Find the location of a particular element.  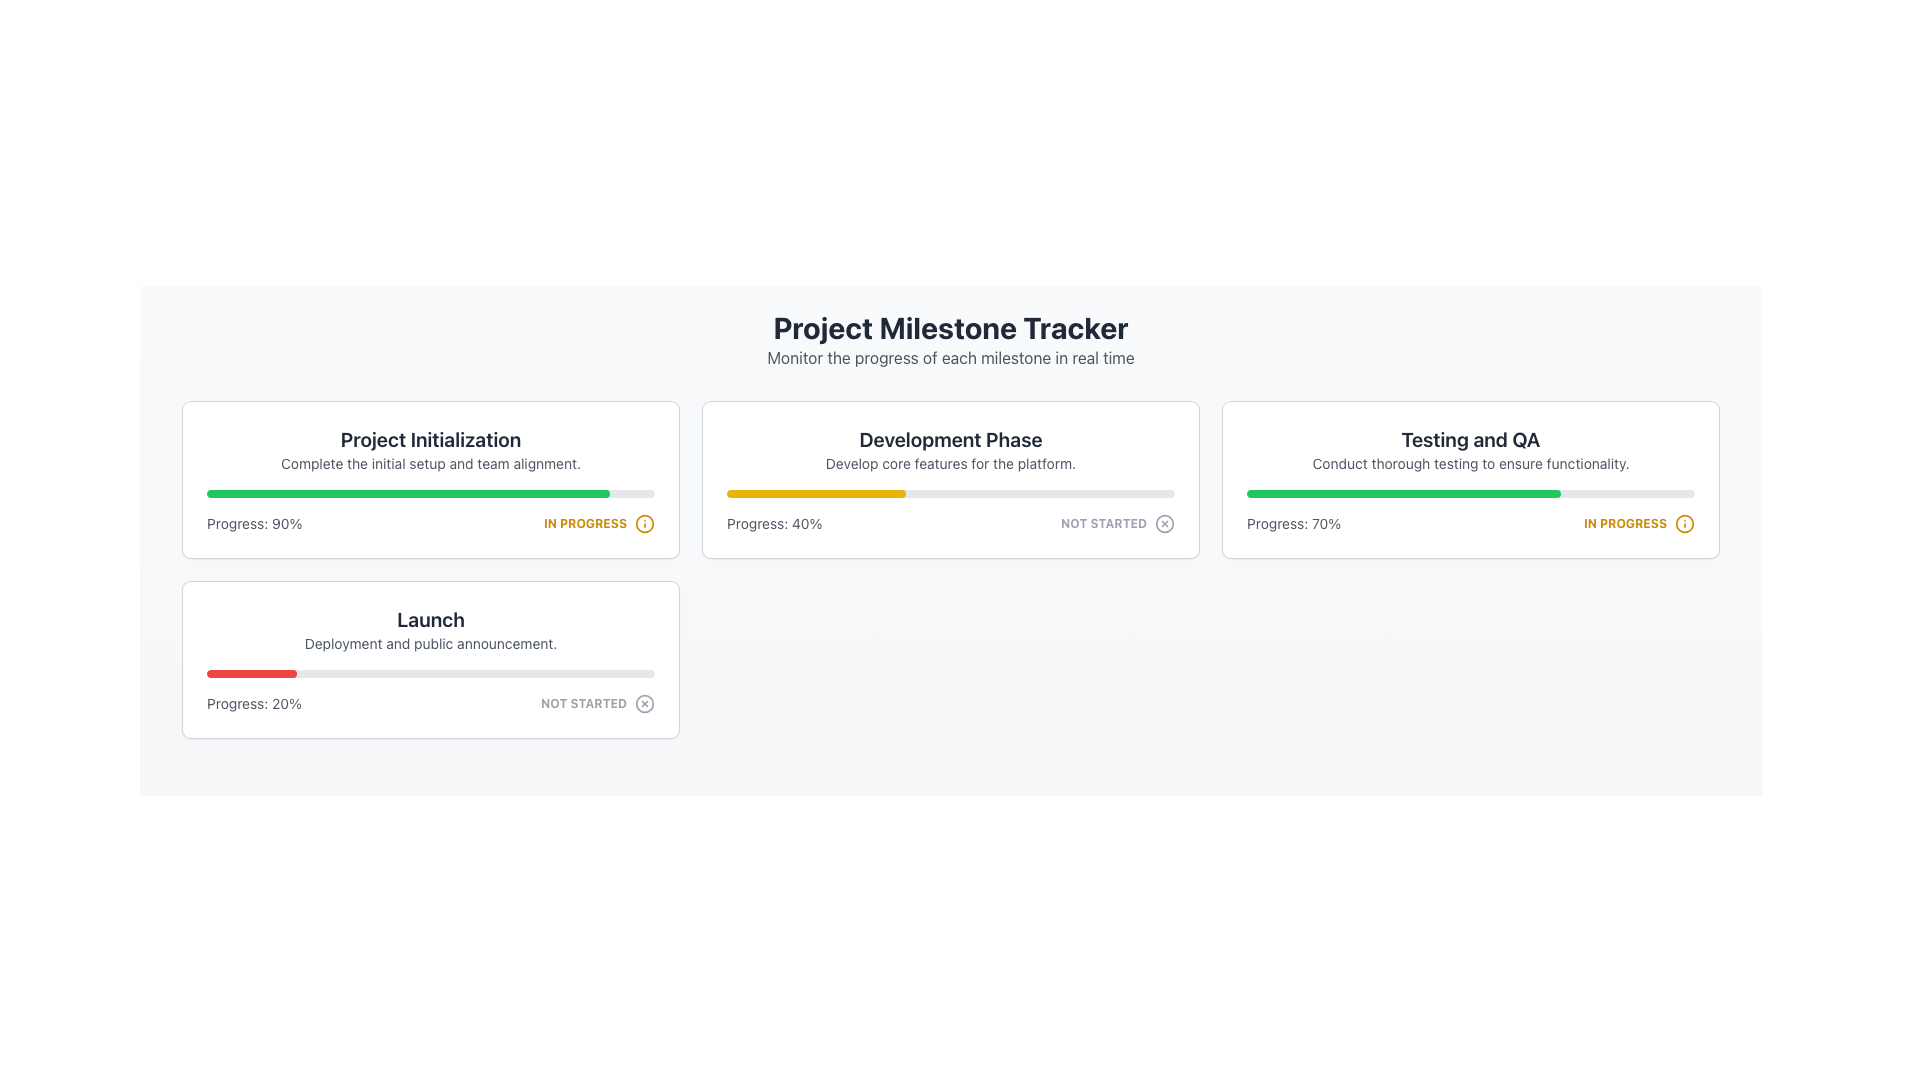

the text display element providing information about the milestone titled 'Launch', which is positioned in the center of the third milestone card on the left row of the interface is located at coordinates (430, 628).